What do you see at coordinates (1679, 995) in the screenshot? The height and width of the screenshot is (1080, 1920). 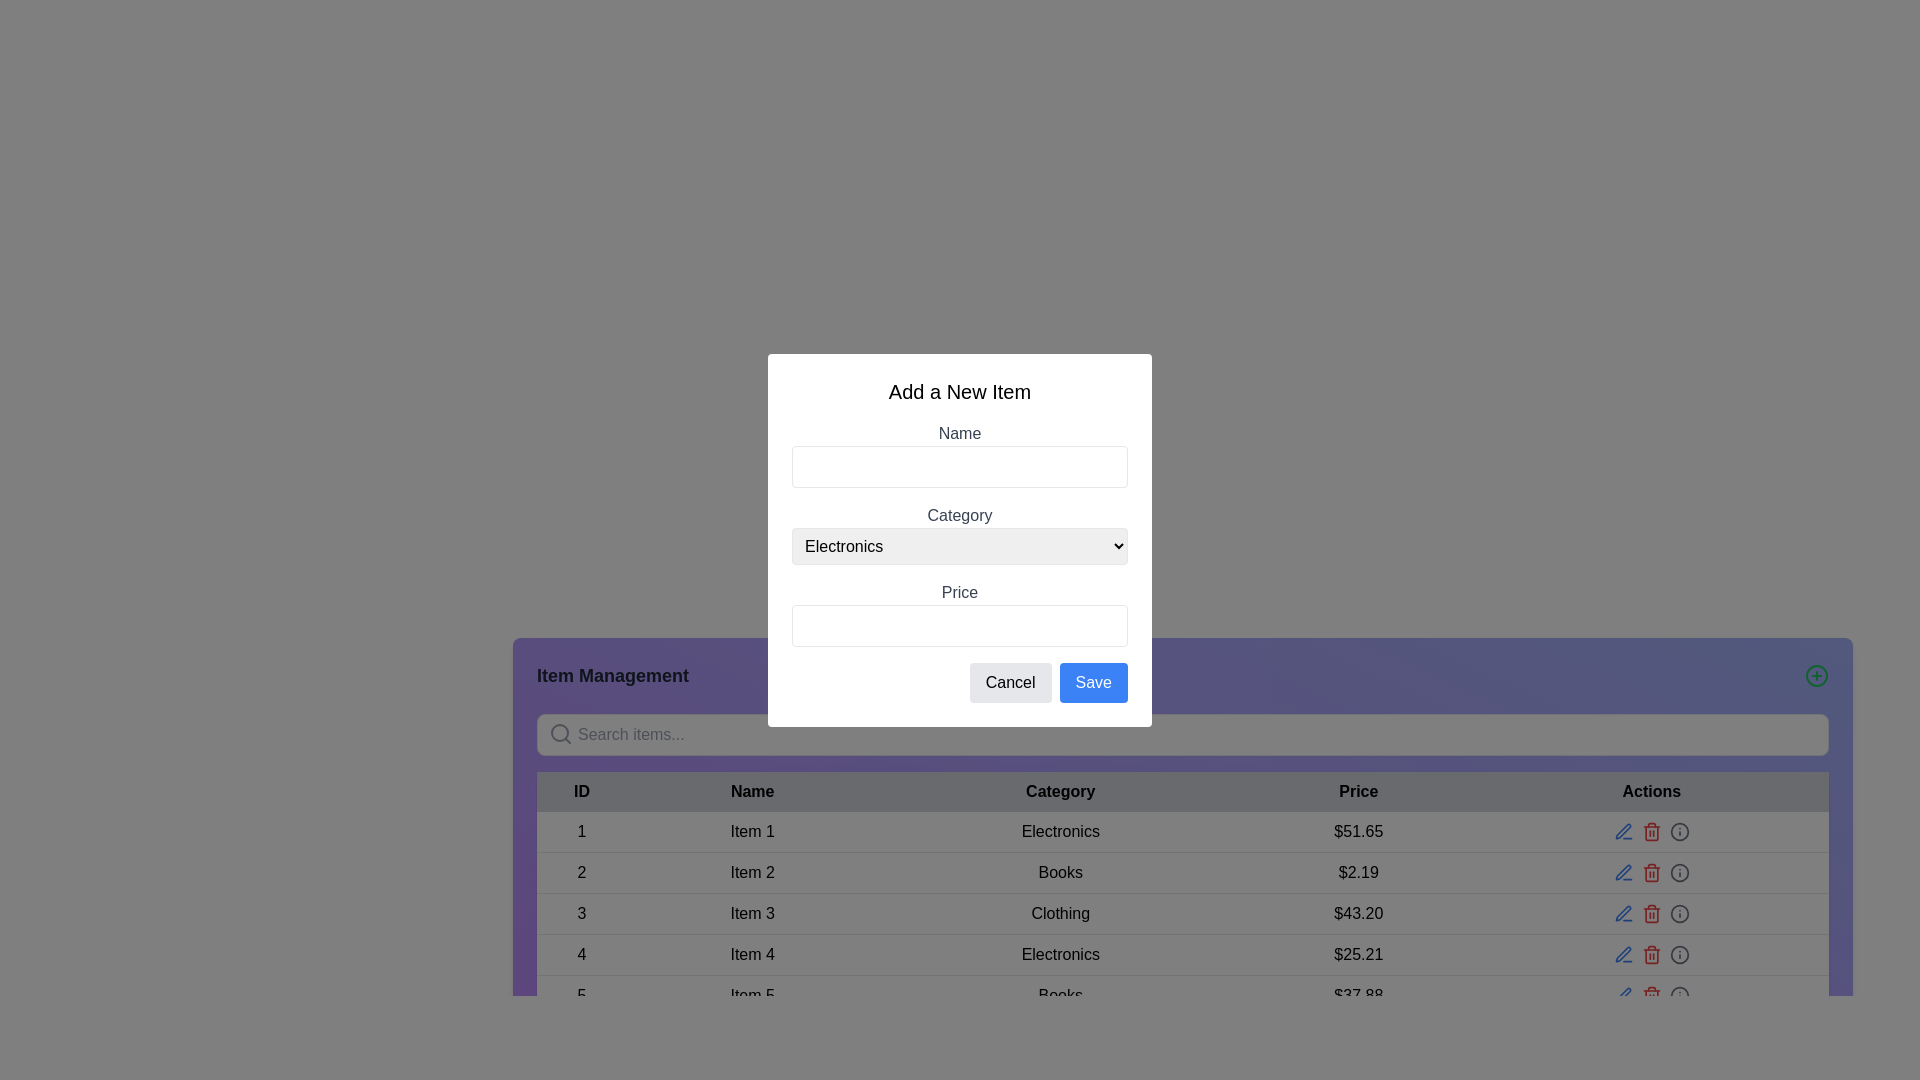 I see `the SVG-based information indicator icon in the 'Actions' column, located in the fifth row of the table under the 'Item Management' section` at bounding box center [1679, 995].